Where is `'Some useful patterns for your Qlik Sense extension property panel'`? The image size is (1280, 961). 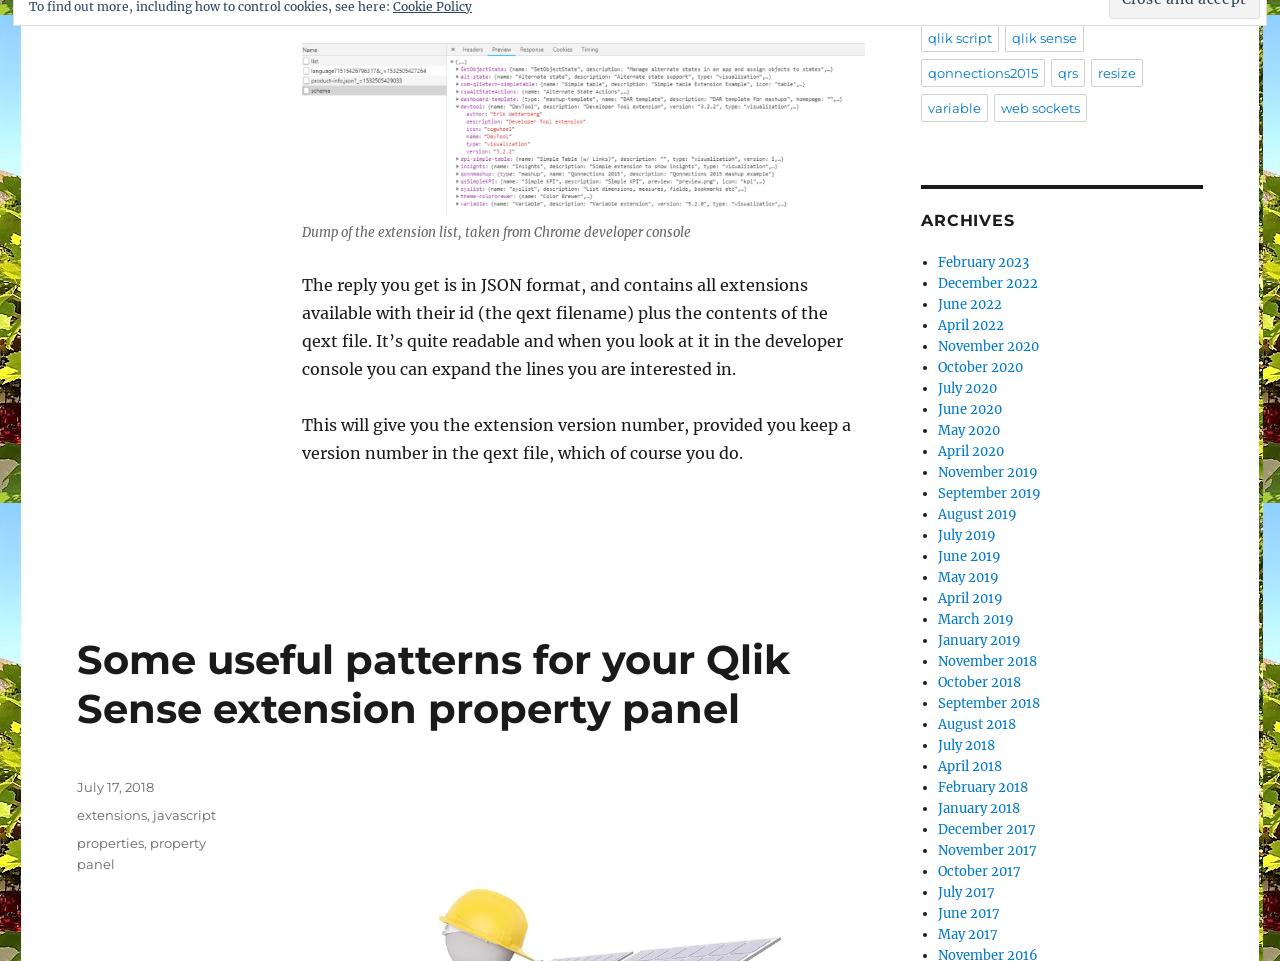 'Some useful patterns for your Qlik Sense extension property panel' is located at coordinates (432, 683).